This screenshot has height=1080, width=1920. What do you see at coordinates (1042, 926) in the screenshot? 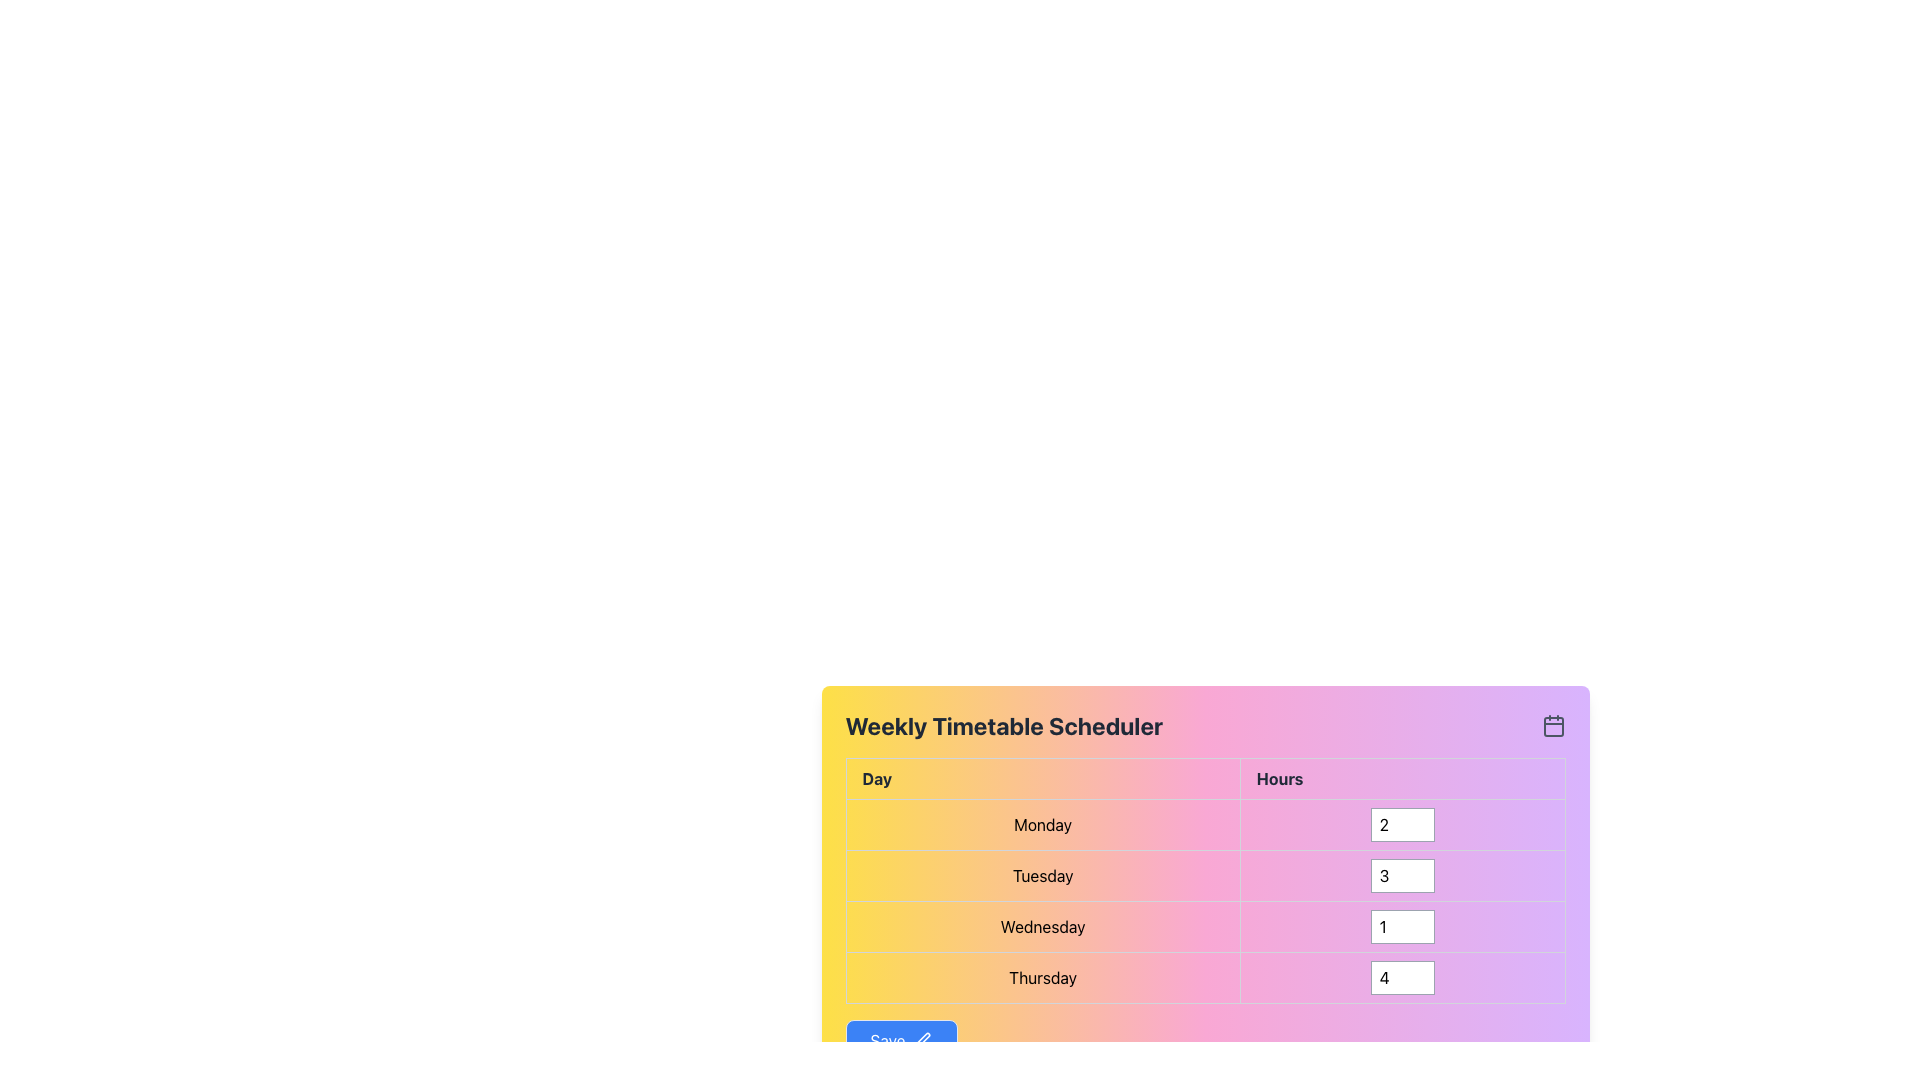
I see `the text label displaying 'Wednesday' in bold font, located in the third row of the 'Day' column in the weekly timetable scheduler` at bounding box center [1042, 926].